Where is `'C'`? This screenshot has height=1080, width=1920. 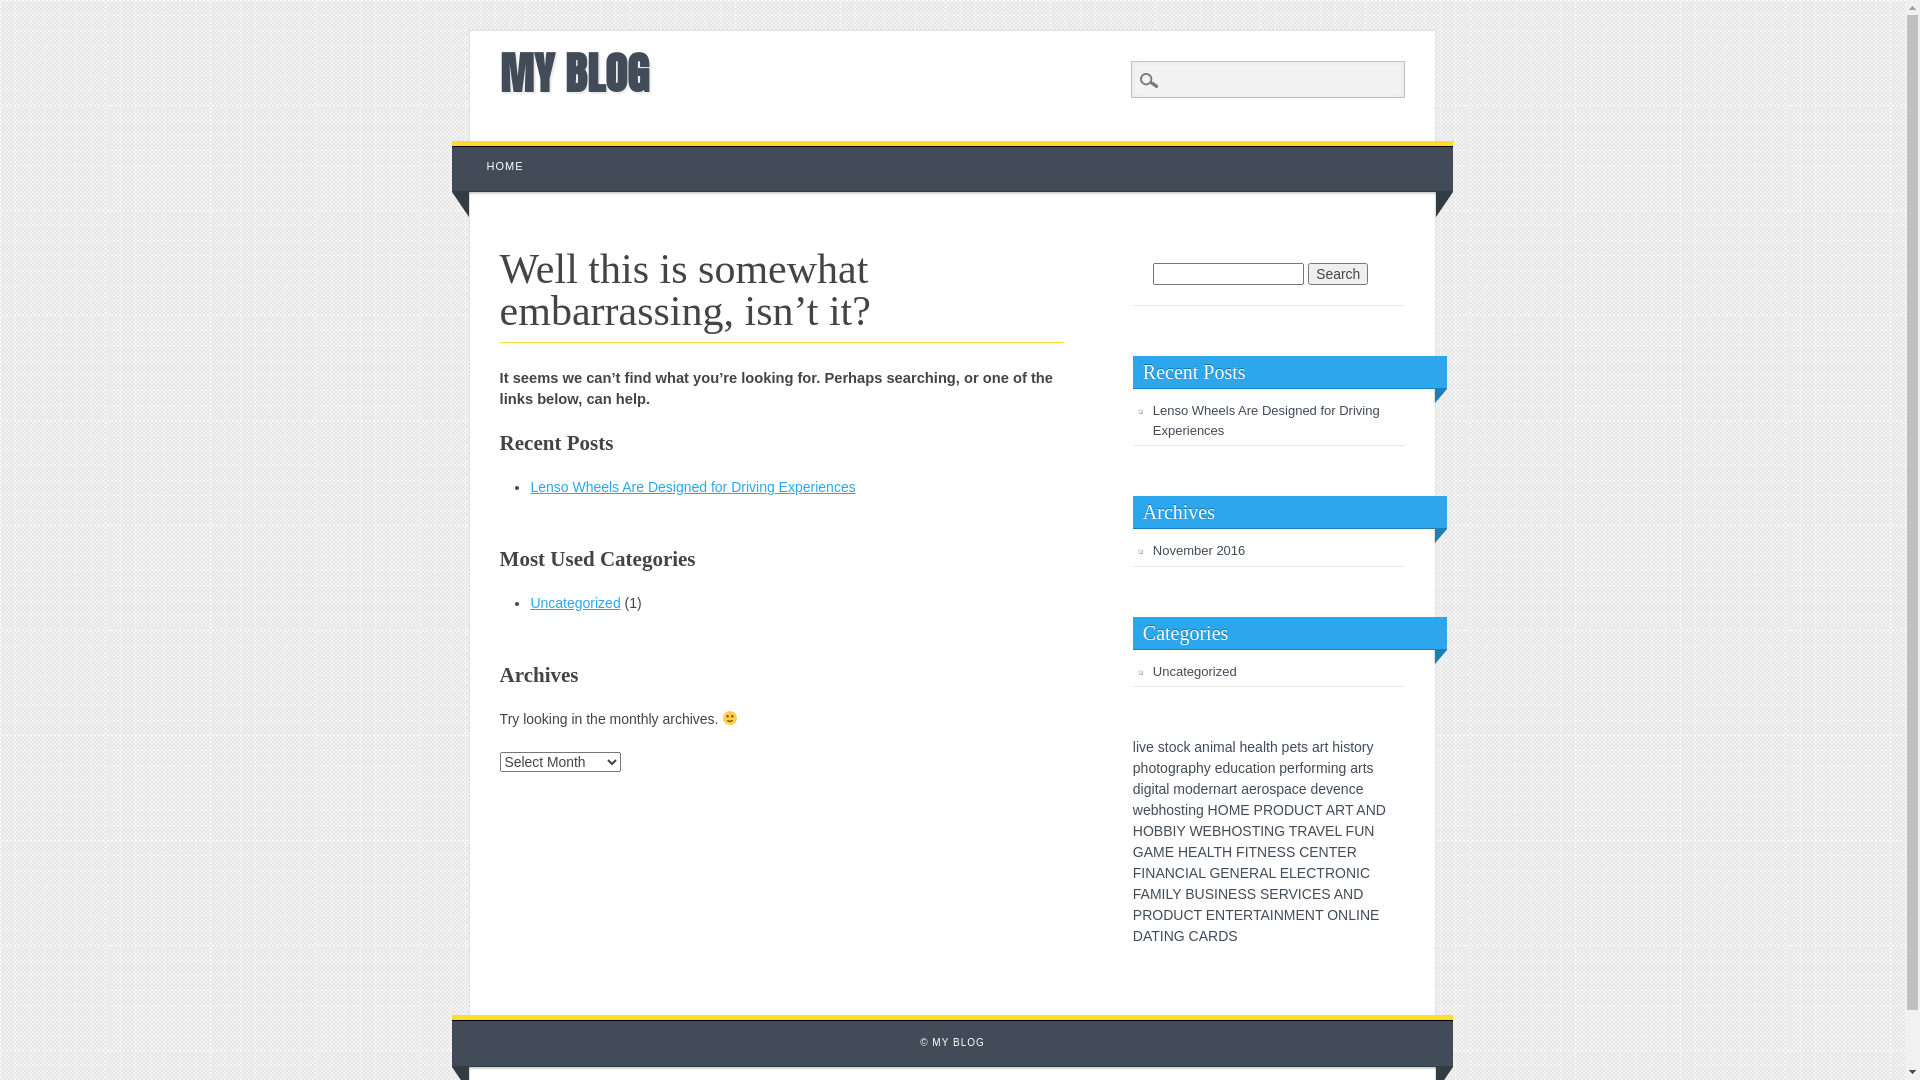 'C' is located at coordinates (1363, 871).